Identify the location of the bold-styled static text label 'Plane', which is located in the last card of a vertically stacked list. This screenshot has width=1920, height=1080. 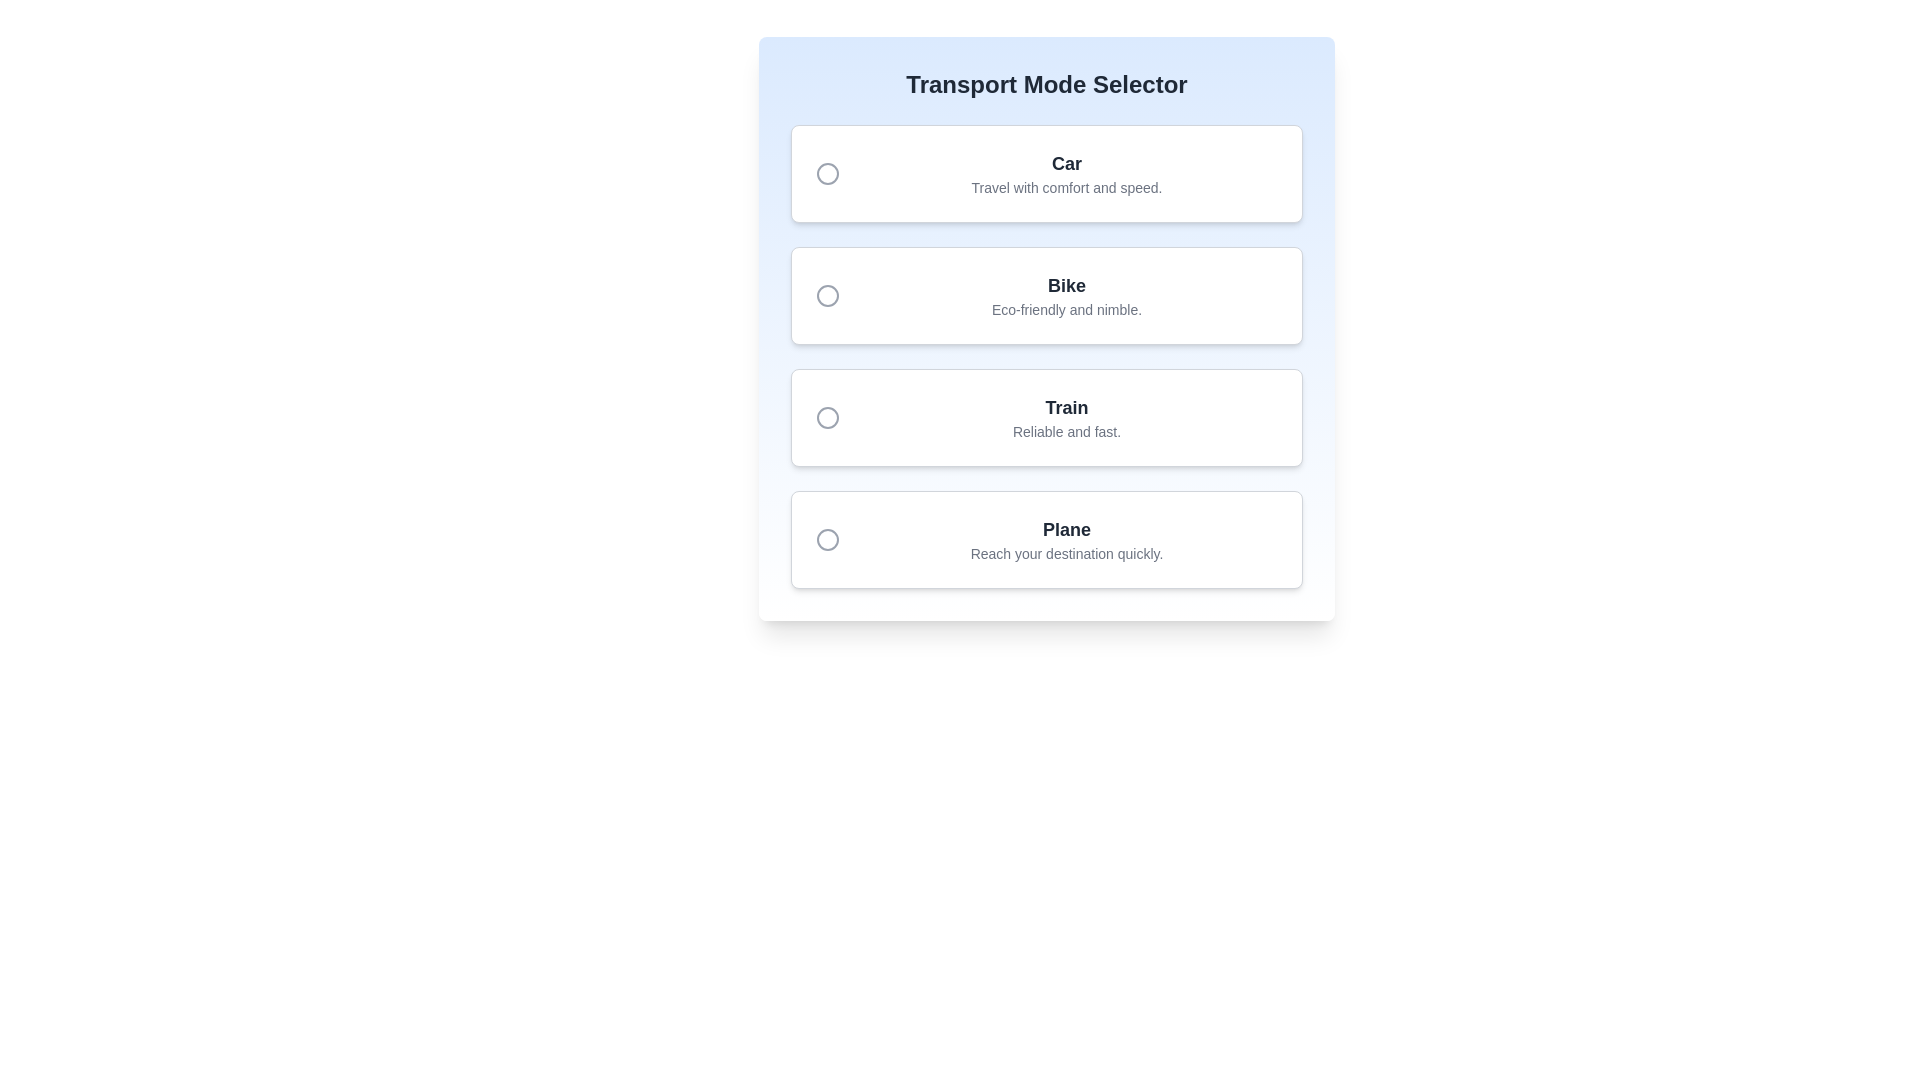
(1065, 528).